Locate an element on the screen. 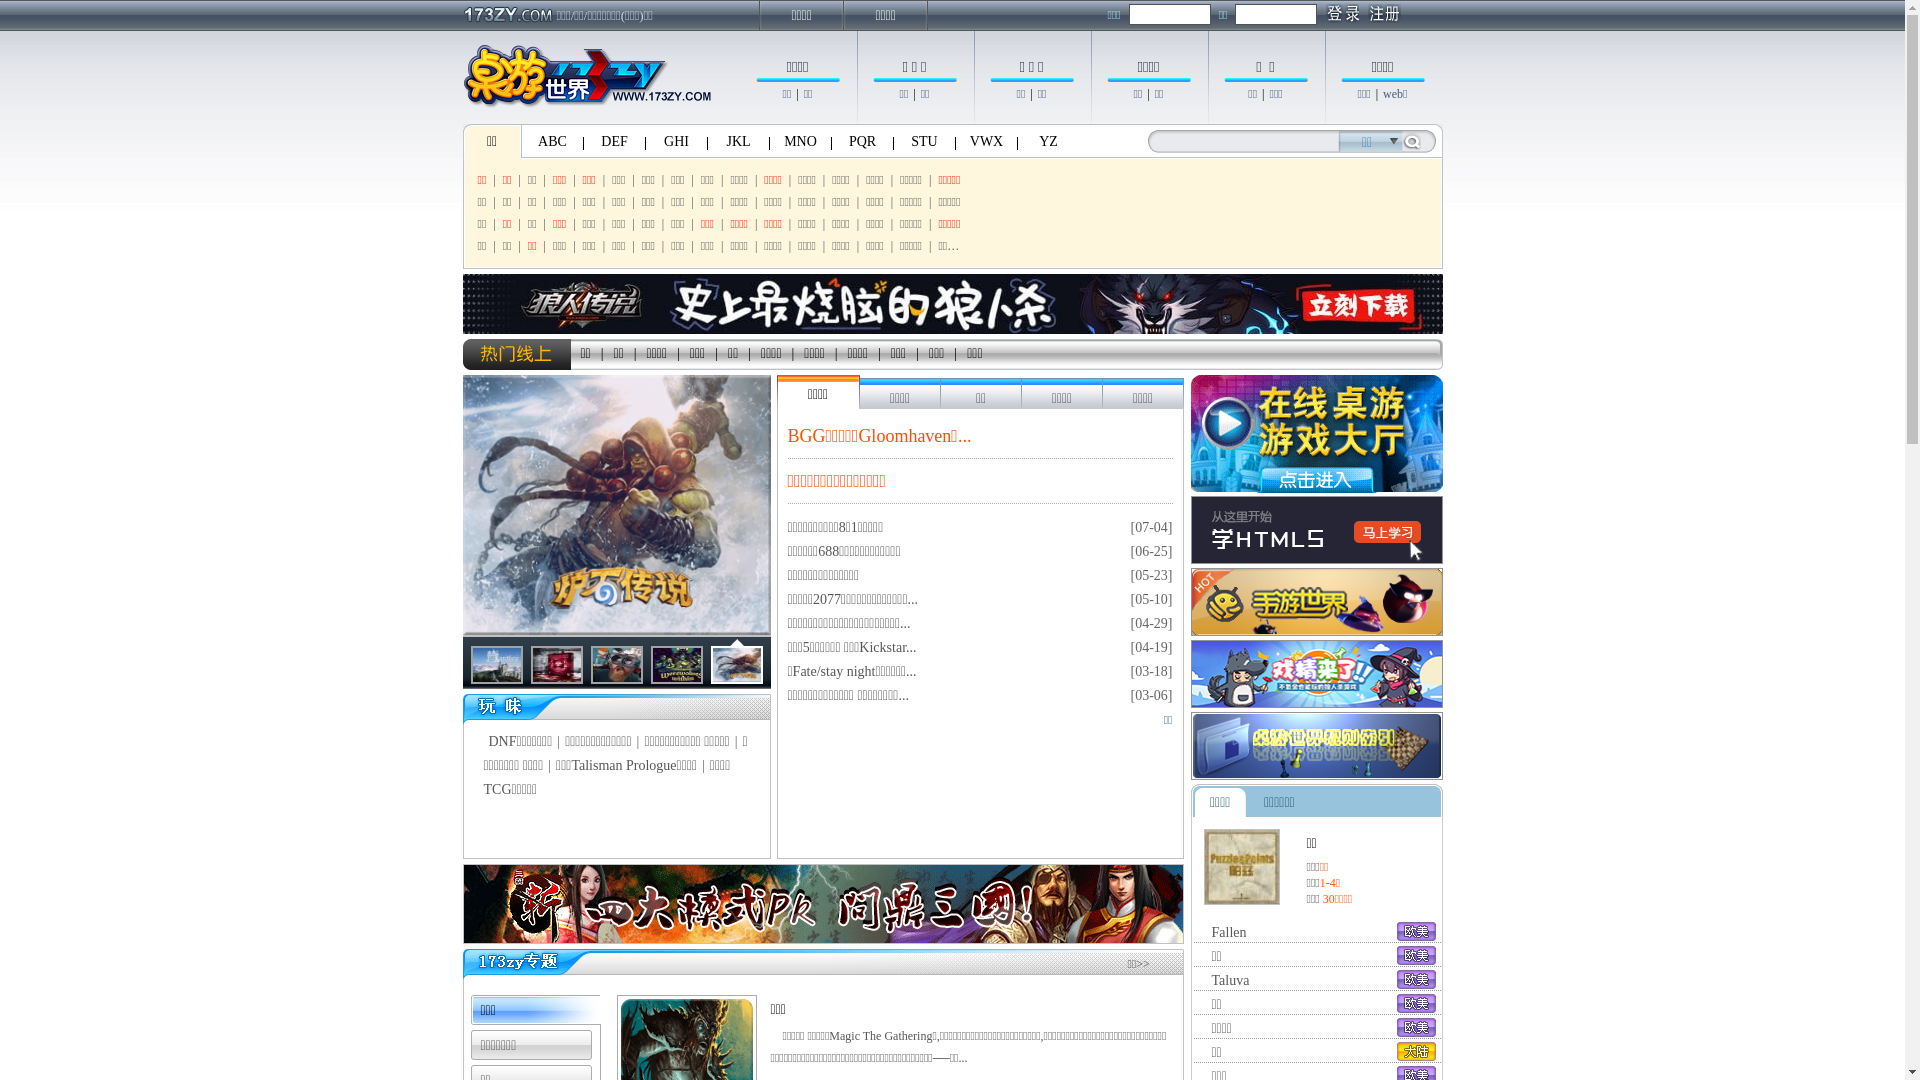  'Taluva' is located at coordinates (1229, 979).